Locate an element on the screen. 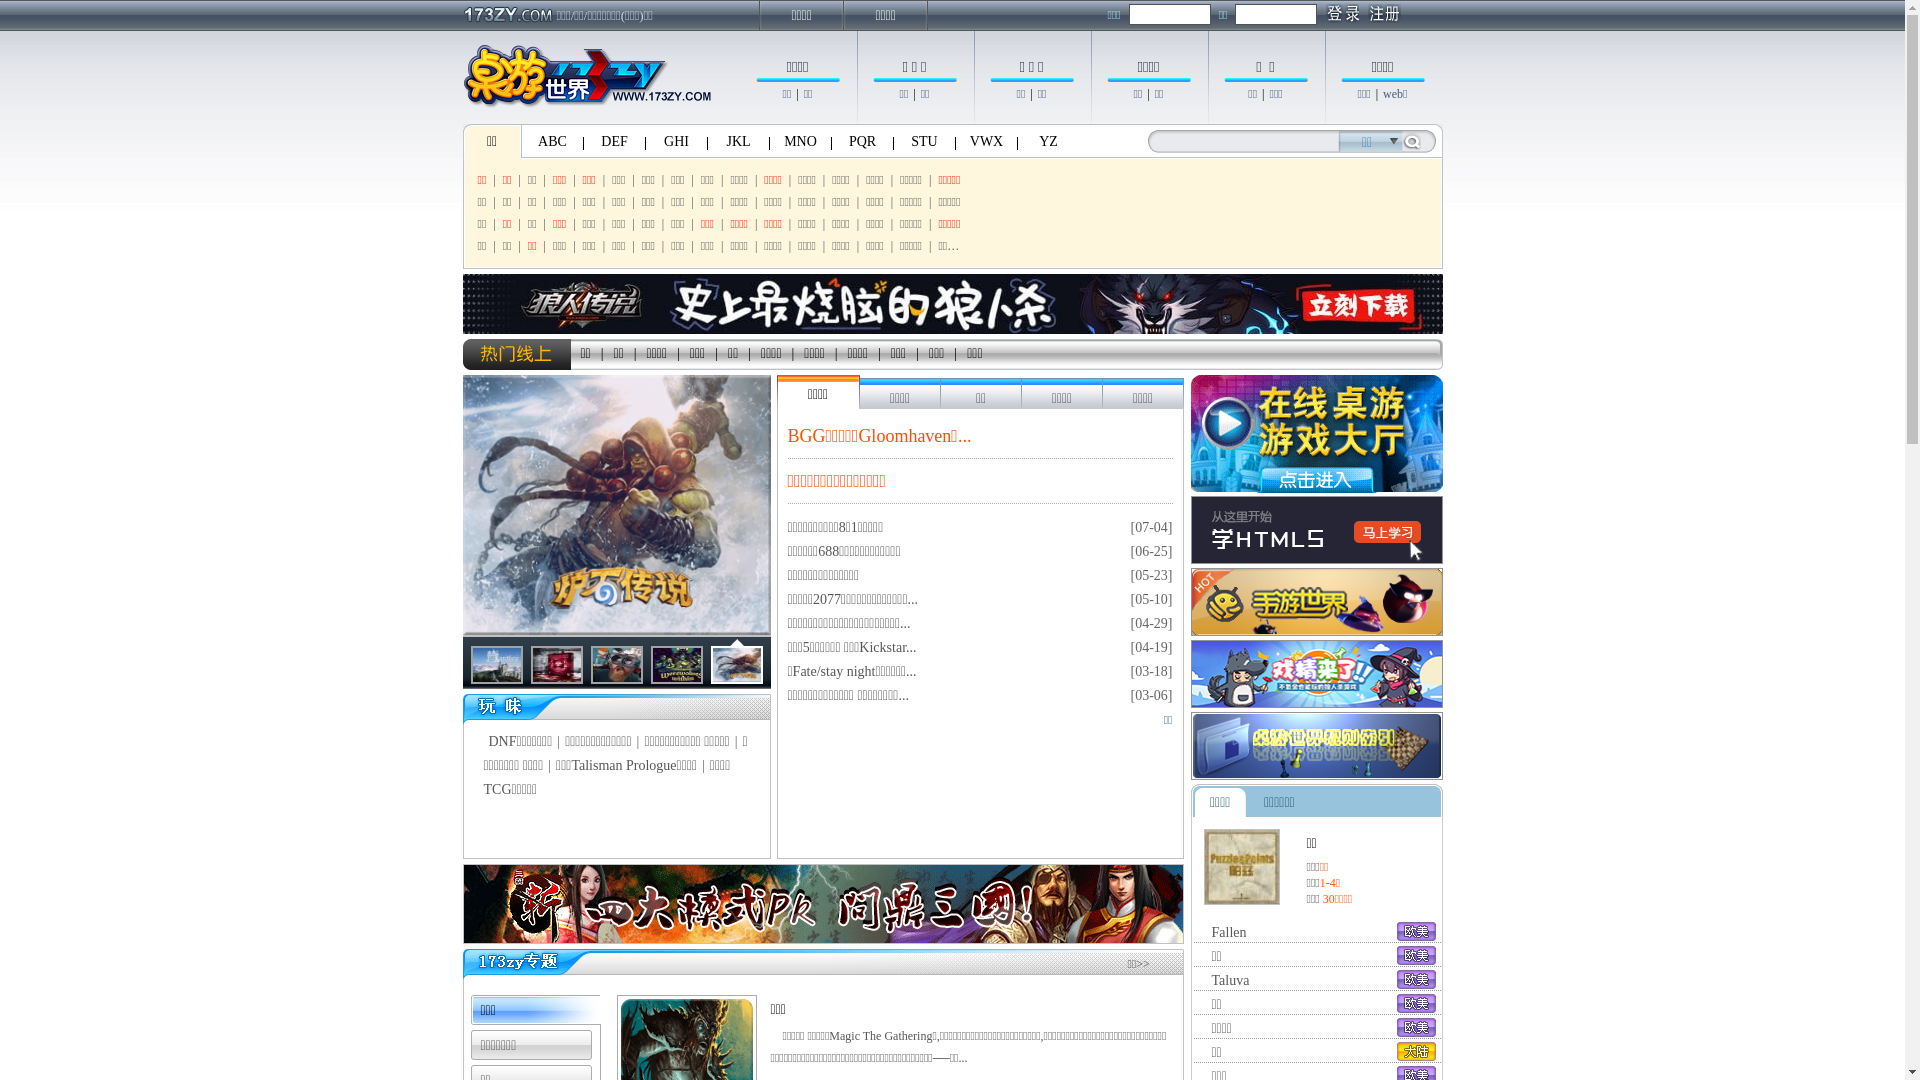  'Taluva' is located at coordinates (1229, 979).